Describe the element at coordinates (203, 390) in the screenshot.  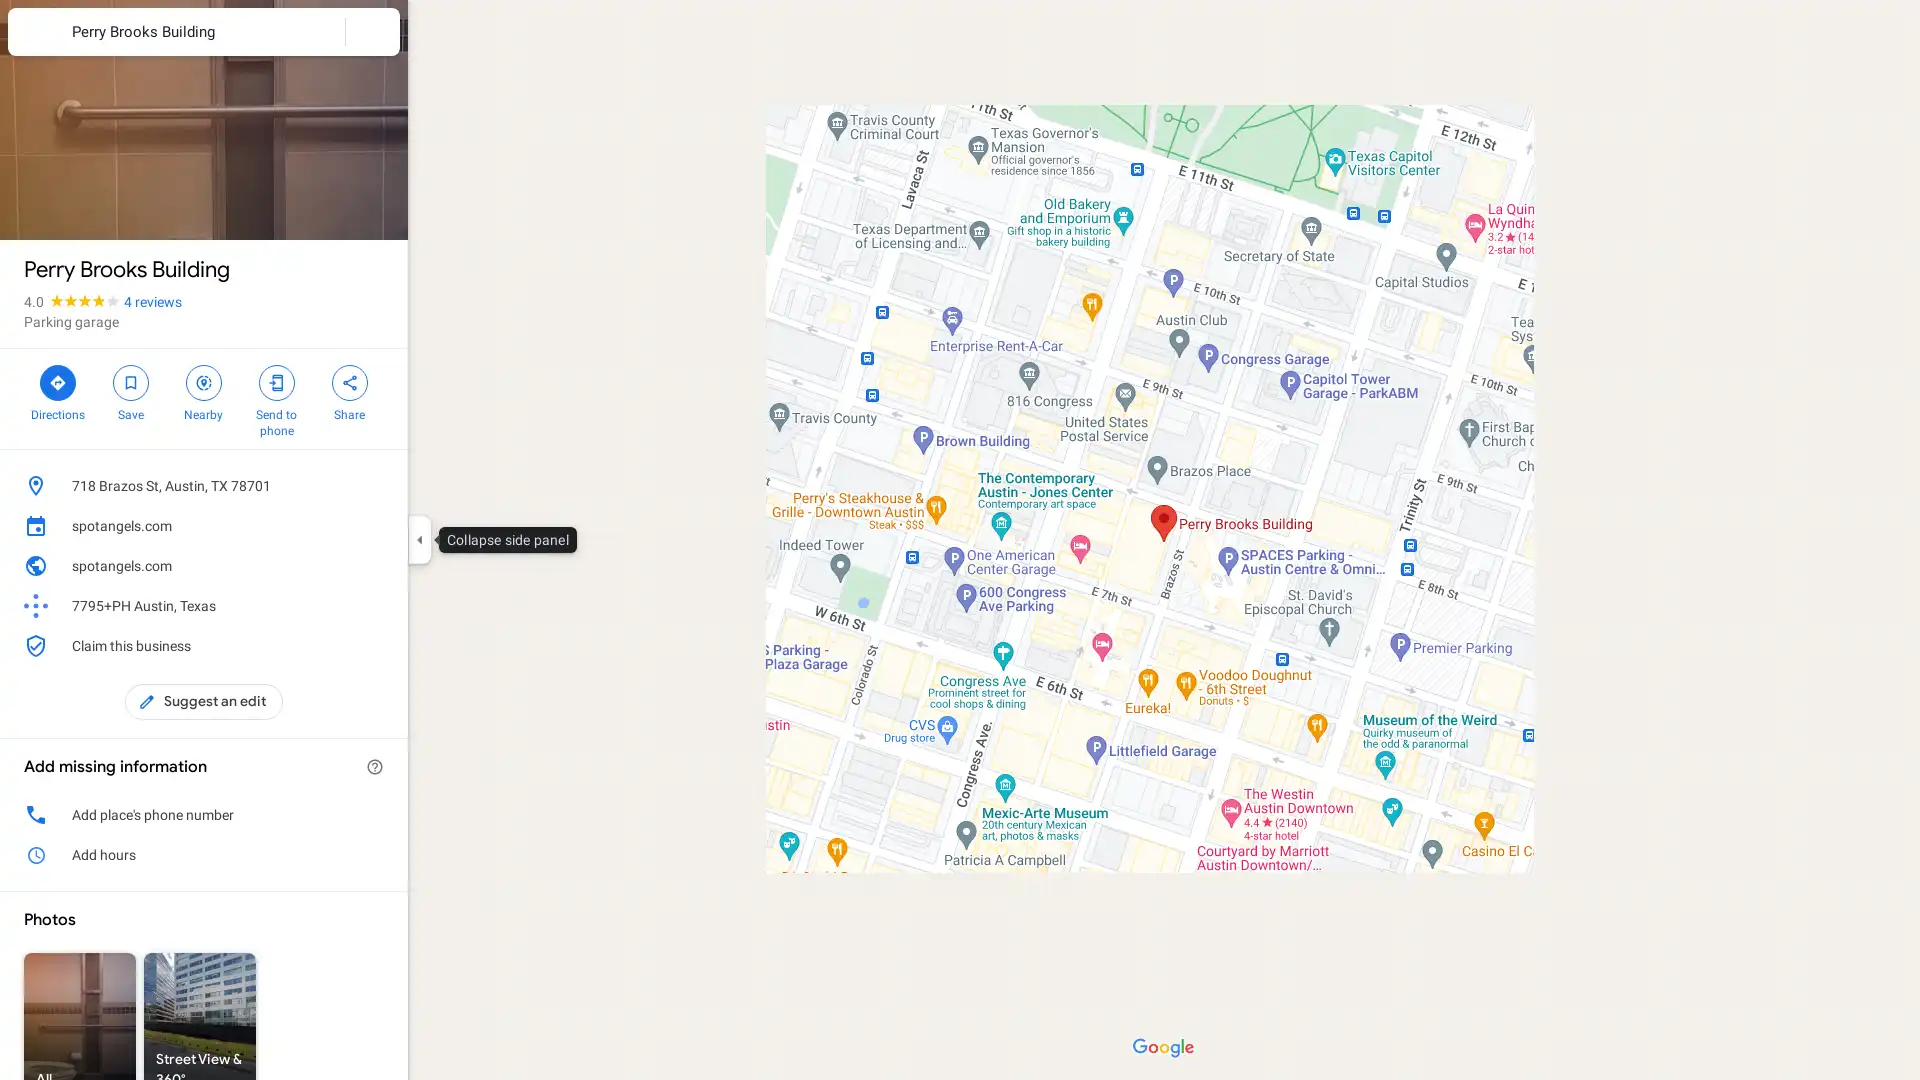
I see `Search nearby Perry Brooks Building` at that location.